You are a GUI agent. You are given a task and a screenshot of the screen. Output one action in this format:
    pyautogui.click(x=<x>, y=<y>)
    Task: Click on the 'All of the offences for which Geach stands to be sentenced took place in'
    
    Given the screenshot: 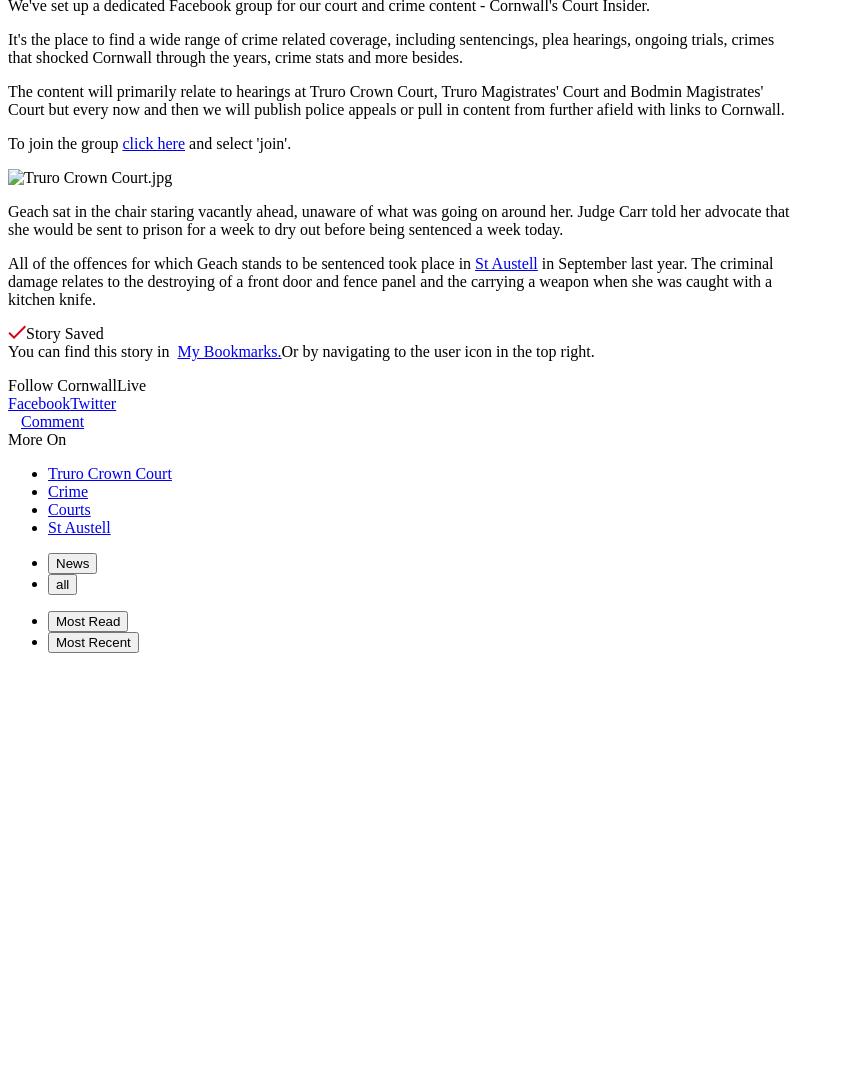 What is the action you would take?
    pyautogui.click(x=240, y=263)
    